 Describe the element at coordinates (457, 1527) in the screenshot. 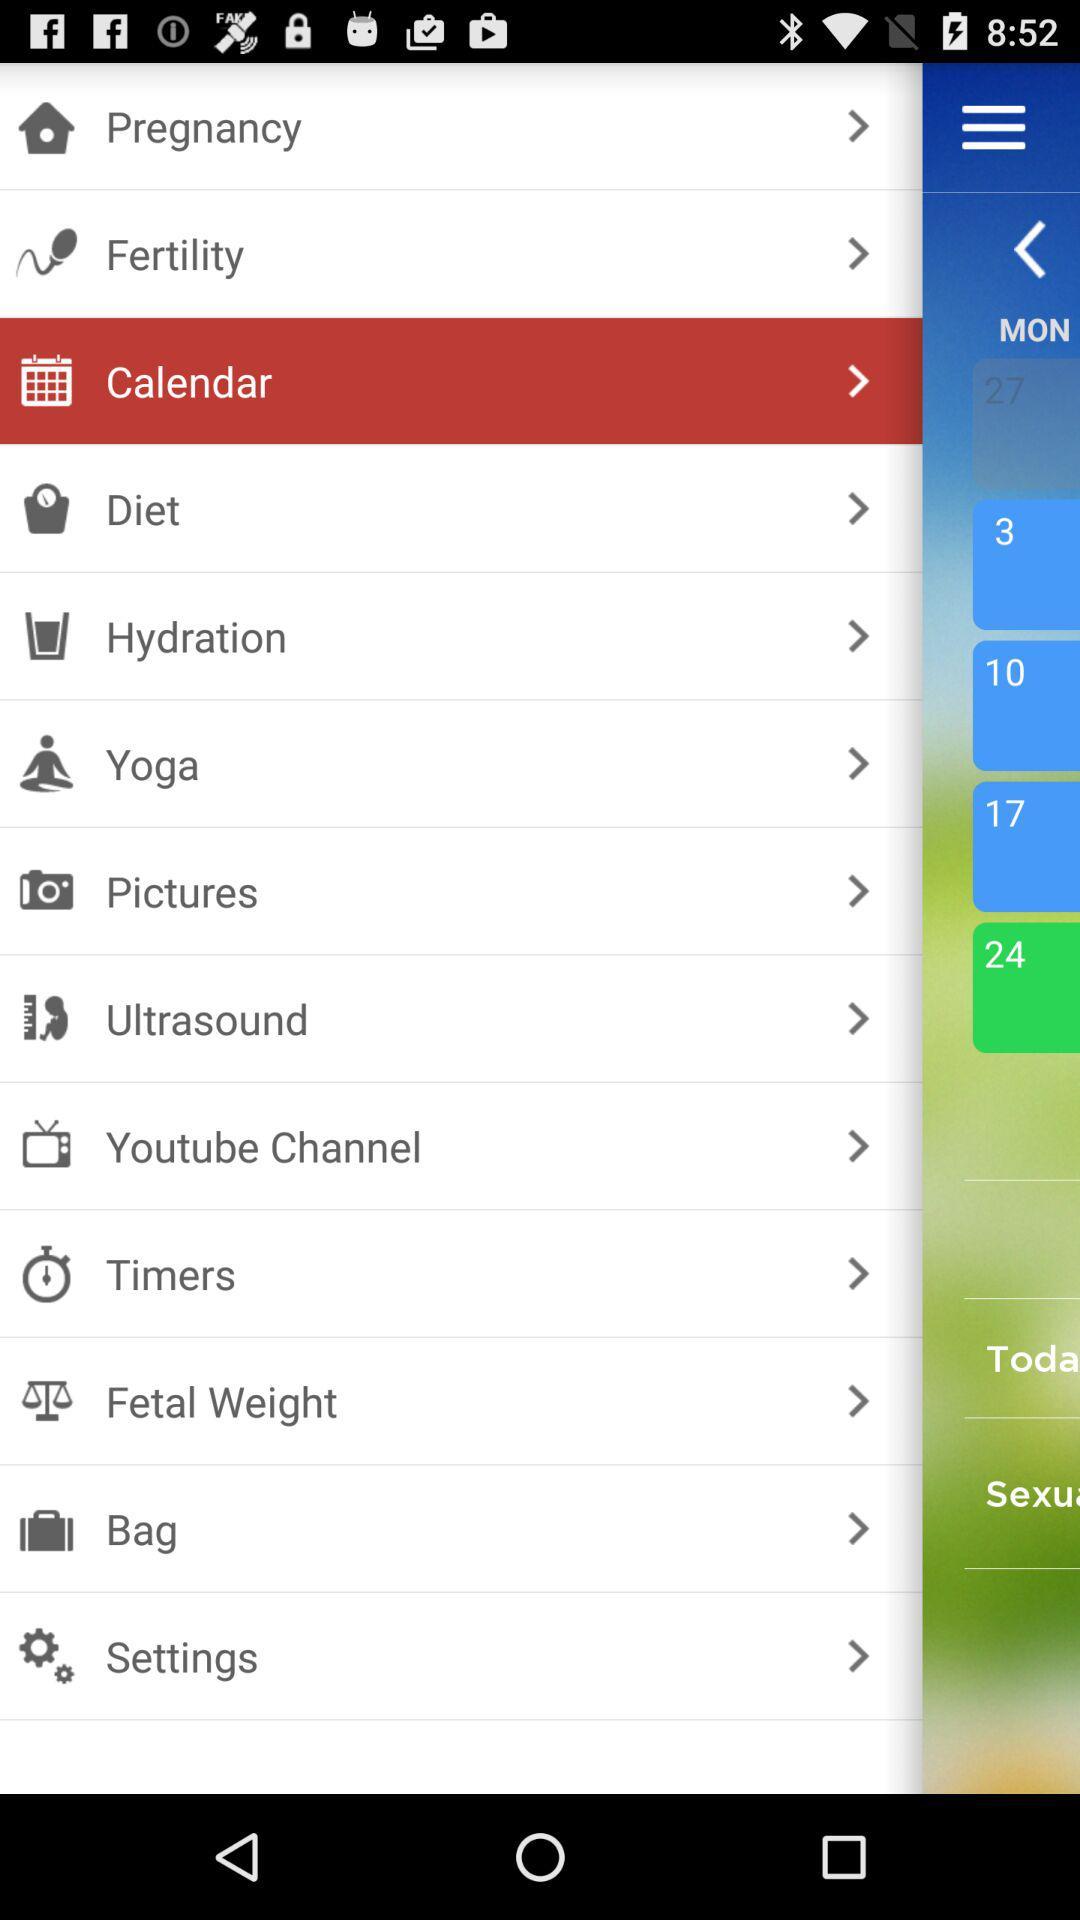

I see `bag icon` at that location.